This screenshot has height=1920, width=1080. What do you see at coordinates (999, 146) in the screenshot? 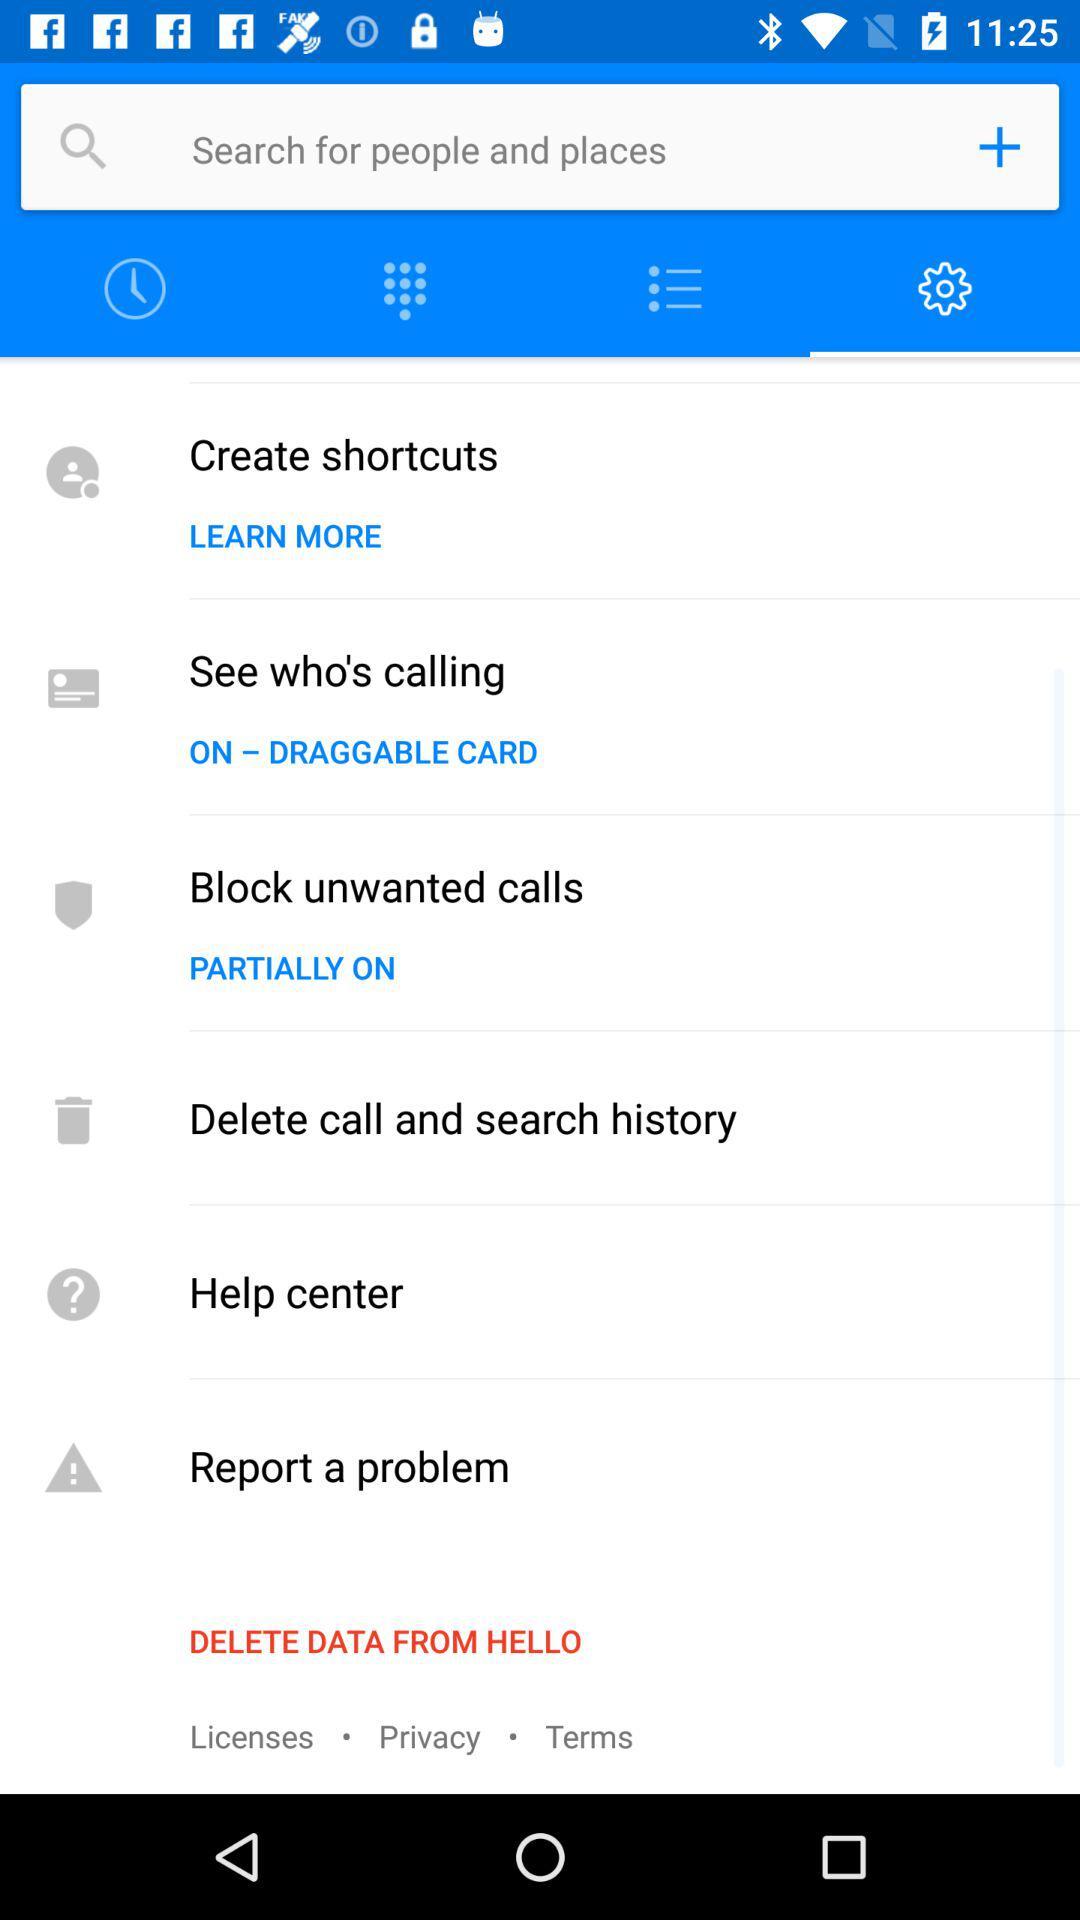
I see `location` at bounding box center [999, 146].